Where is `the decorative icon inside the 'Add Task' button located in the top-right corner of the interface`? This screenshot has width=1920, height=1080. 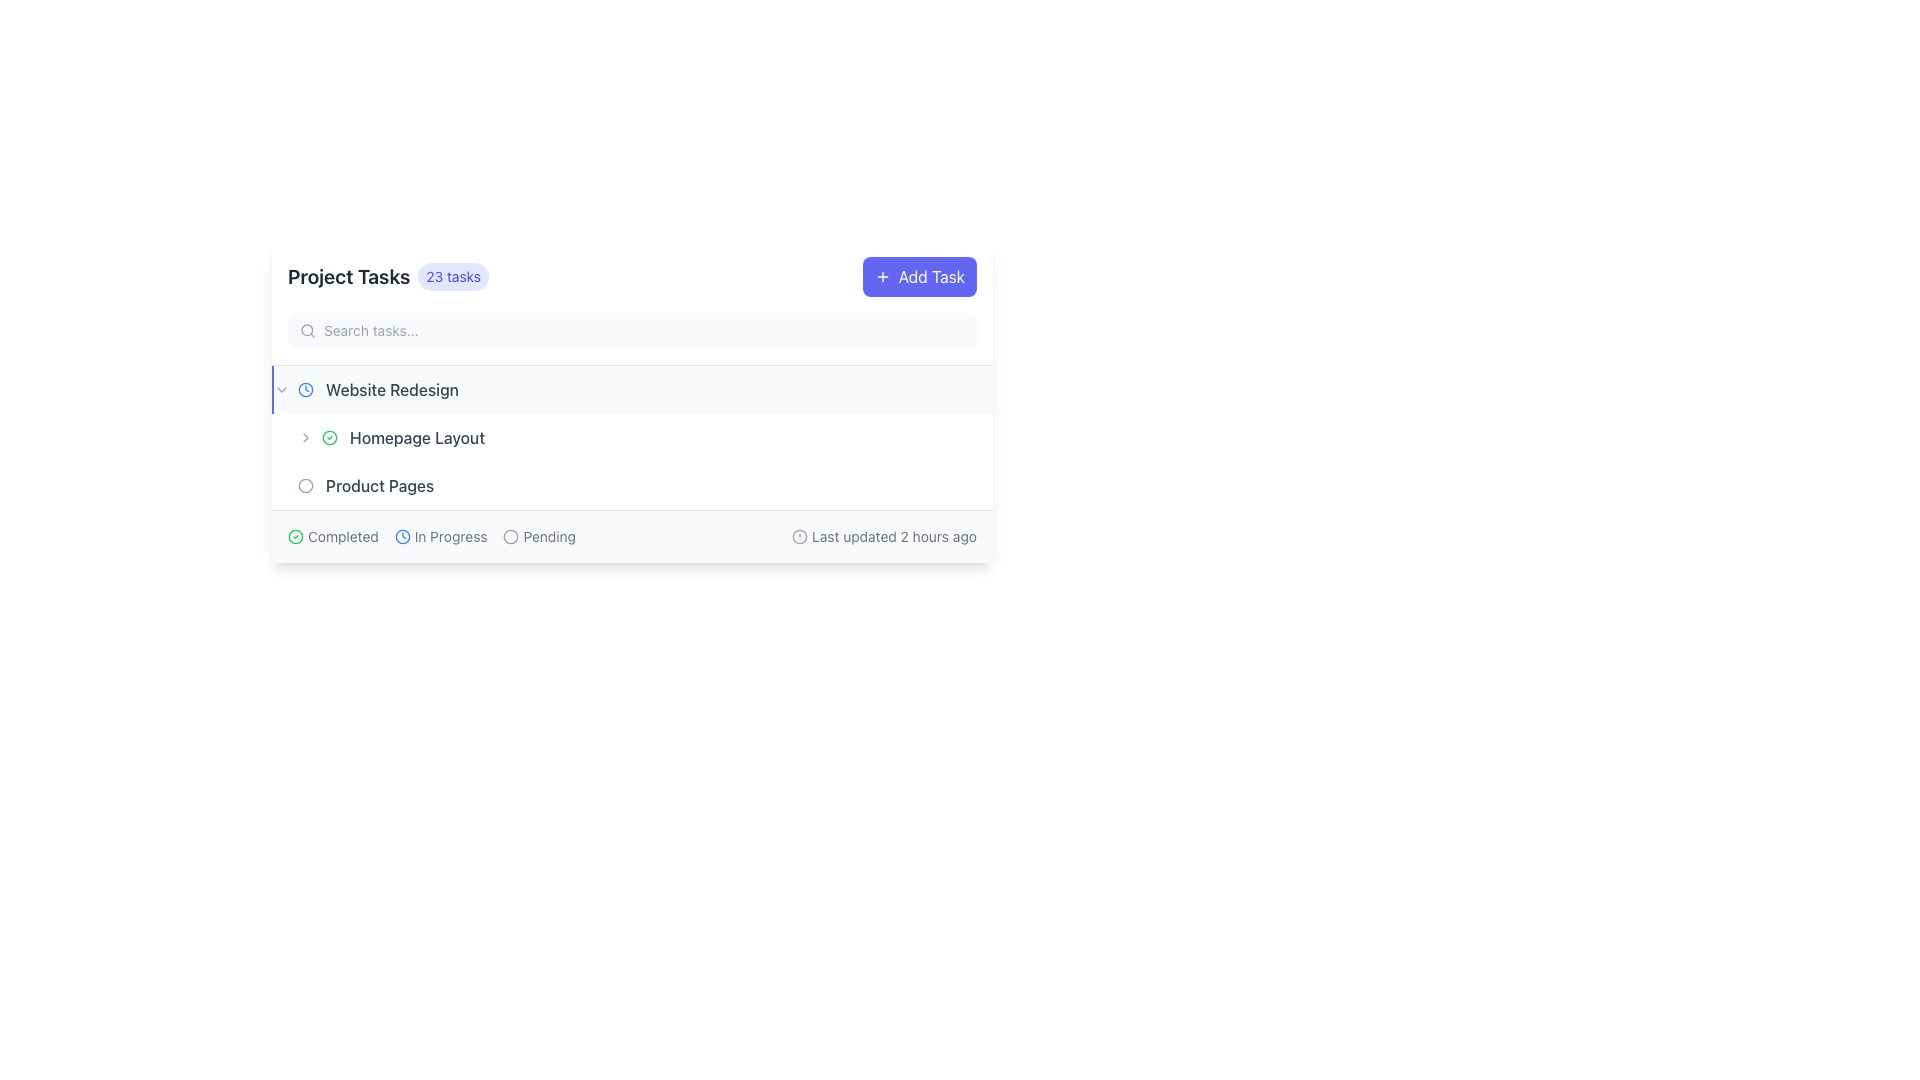
the decorative icon inside the 'Add Task' button located in the top-right corner of the interface is located at coordinates (881, 277).